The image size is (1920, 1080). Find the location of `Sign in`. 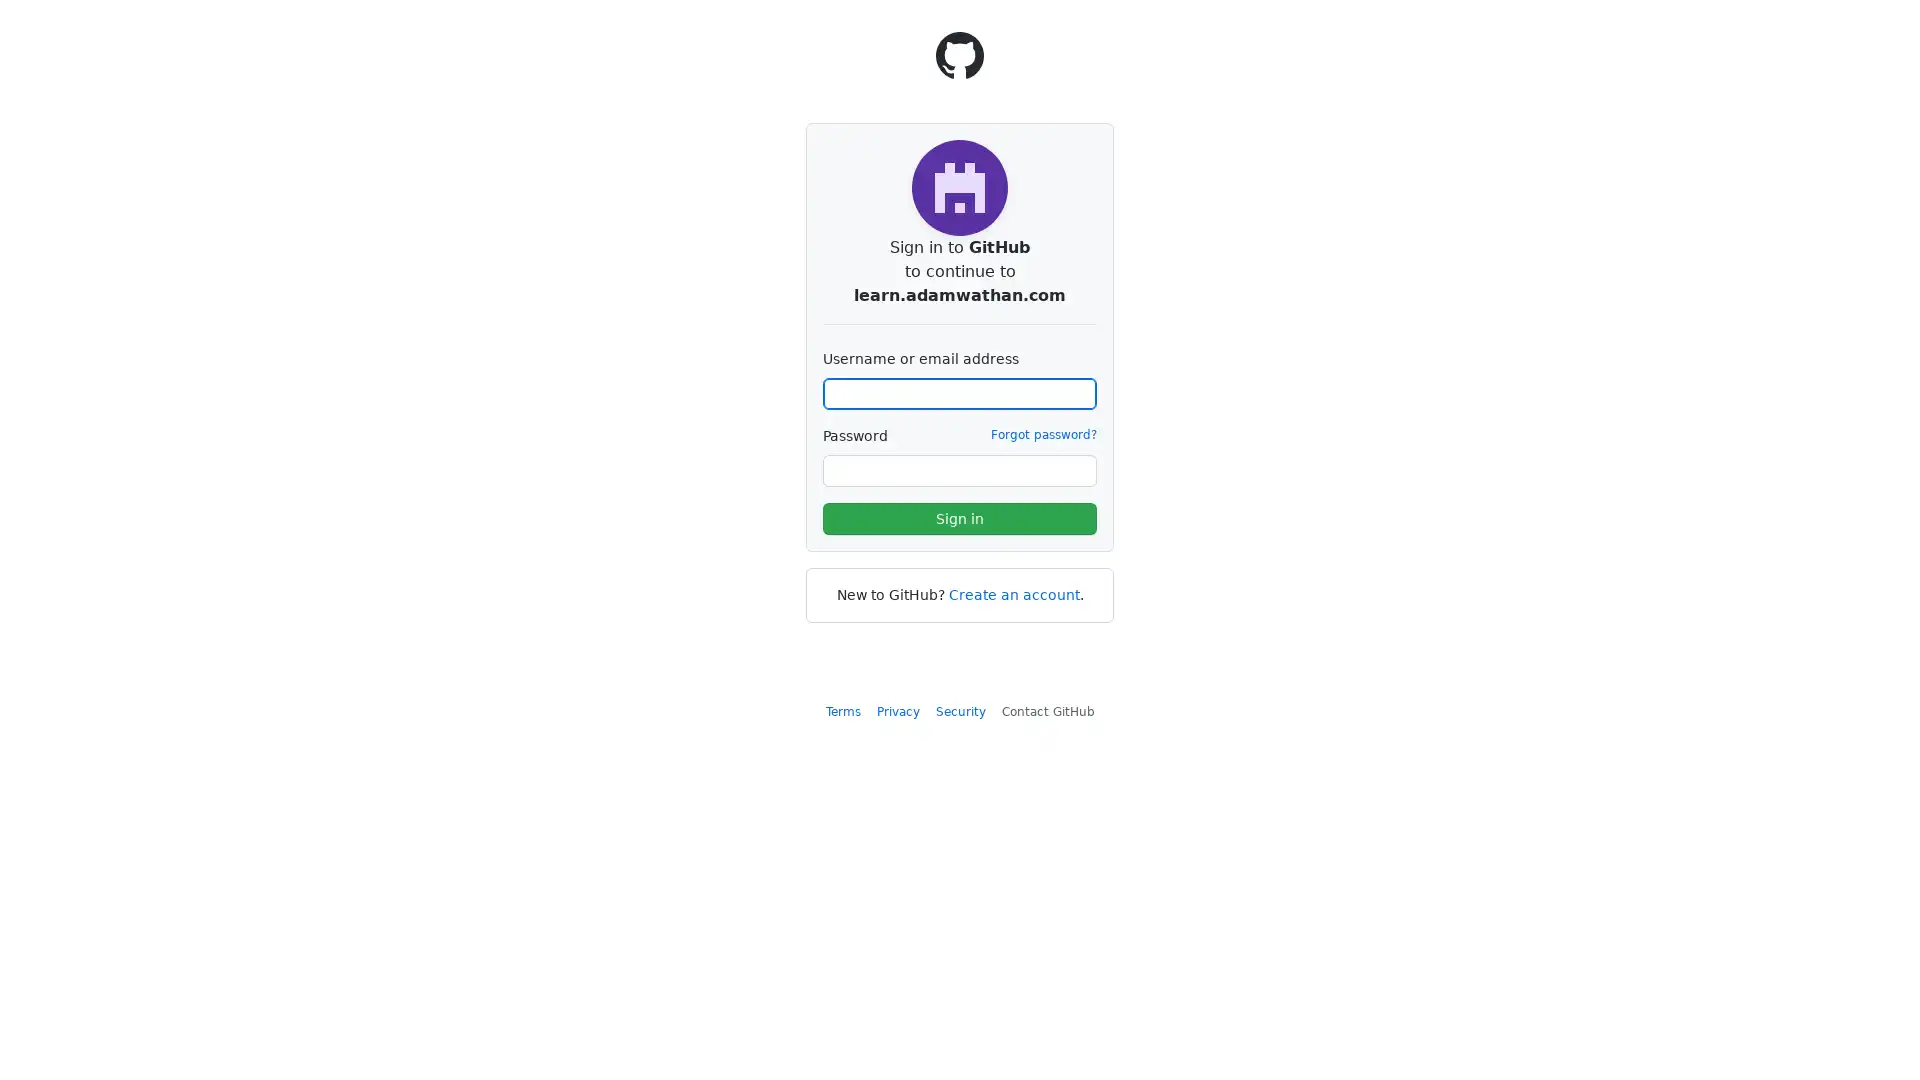

Sign in is located at coordinates (960, 518).